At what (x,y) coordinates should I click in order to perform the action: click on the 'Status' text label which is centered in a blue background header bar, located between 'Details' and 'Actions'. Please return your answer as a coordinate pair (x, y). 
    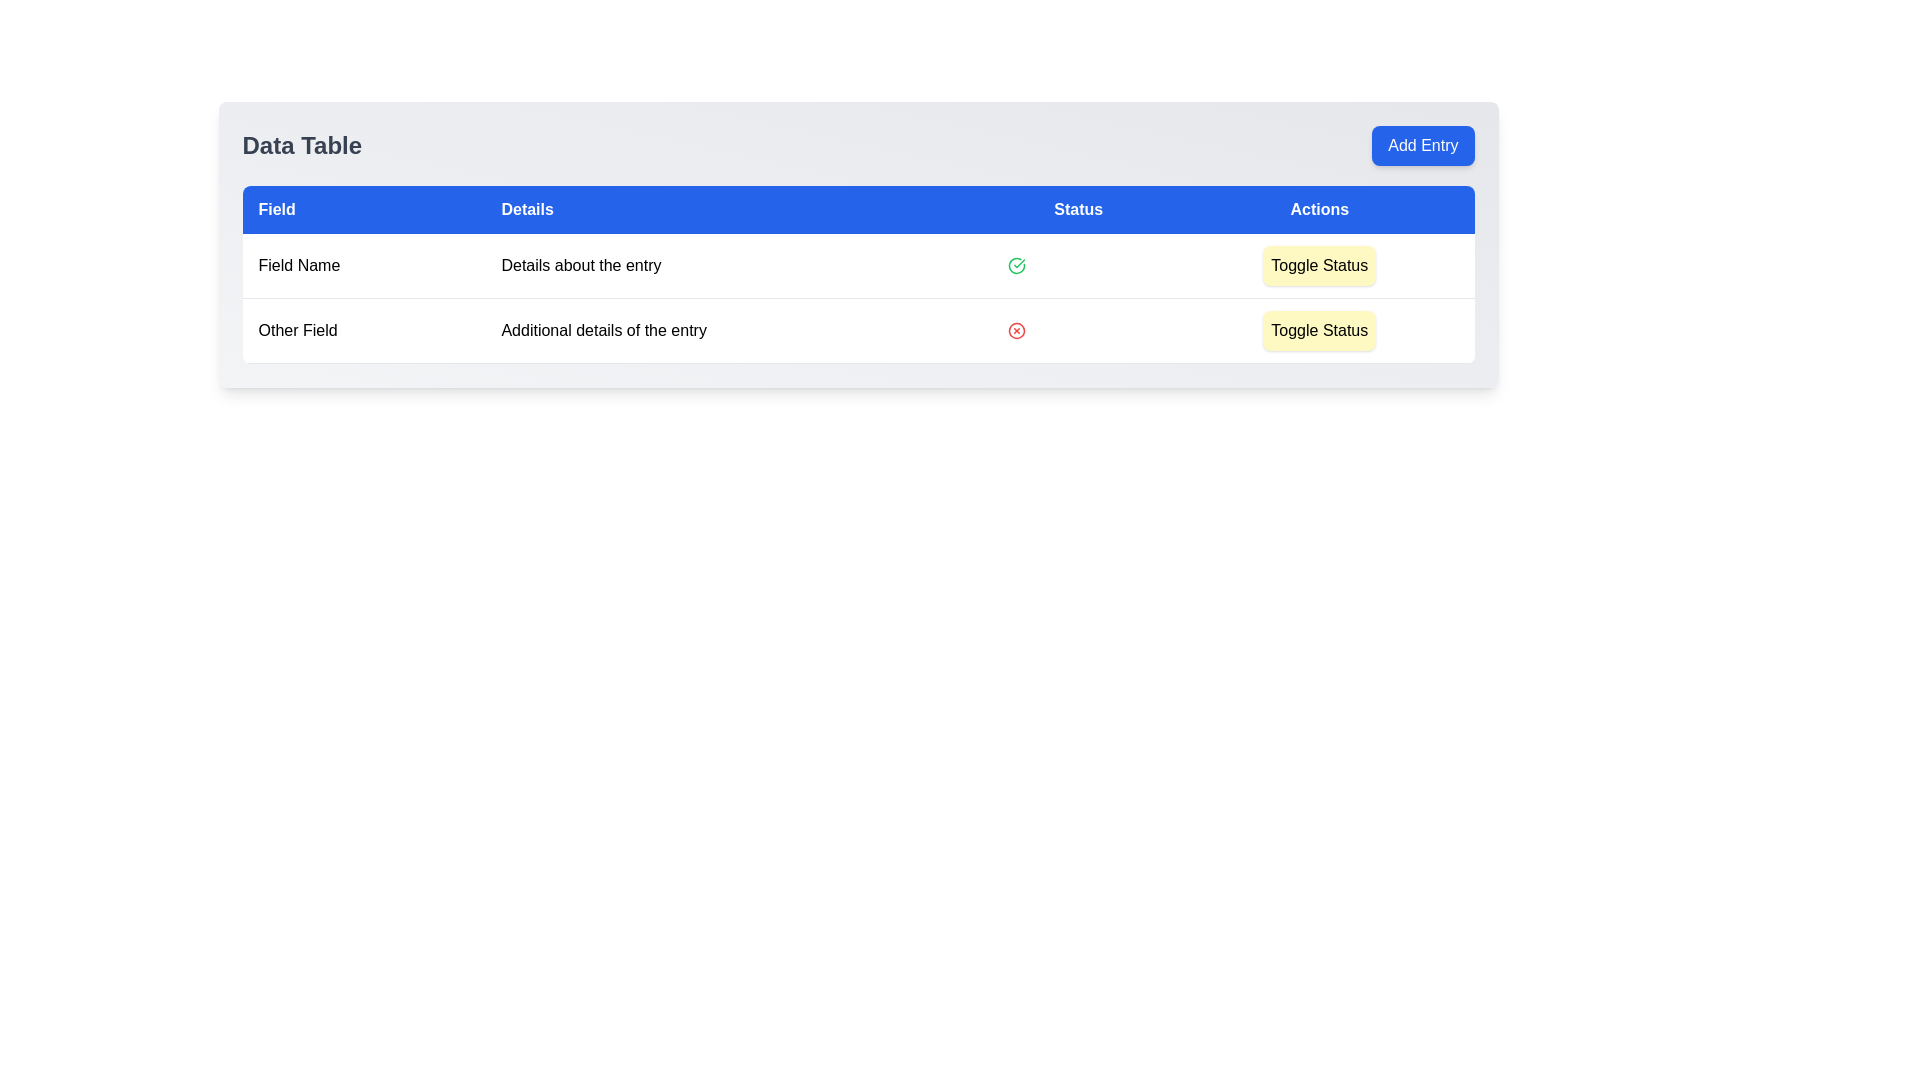
    Looking at the image, I should click on (1077, 209).